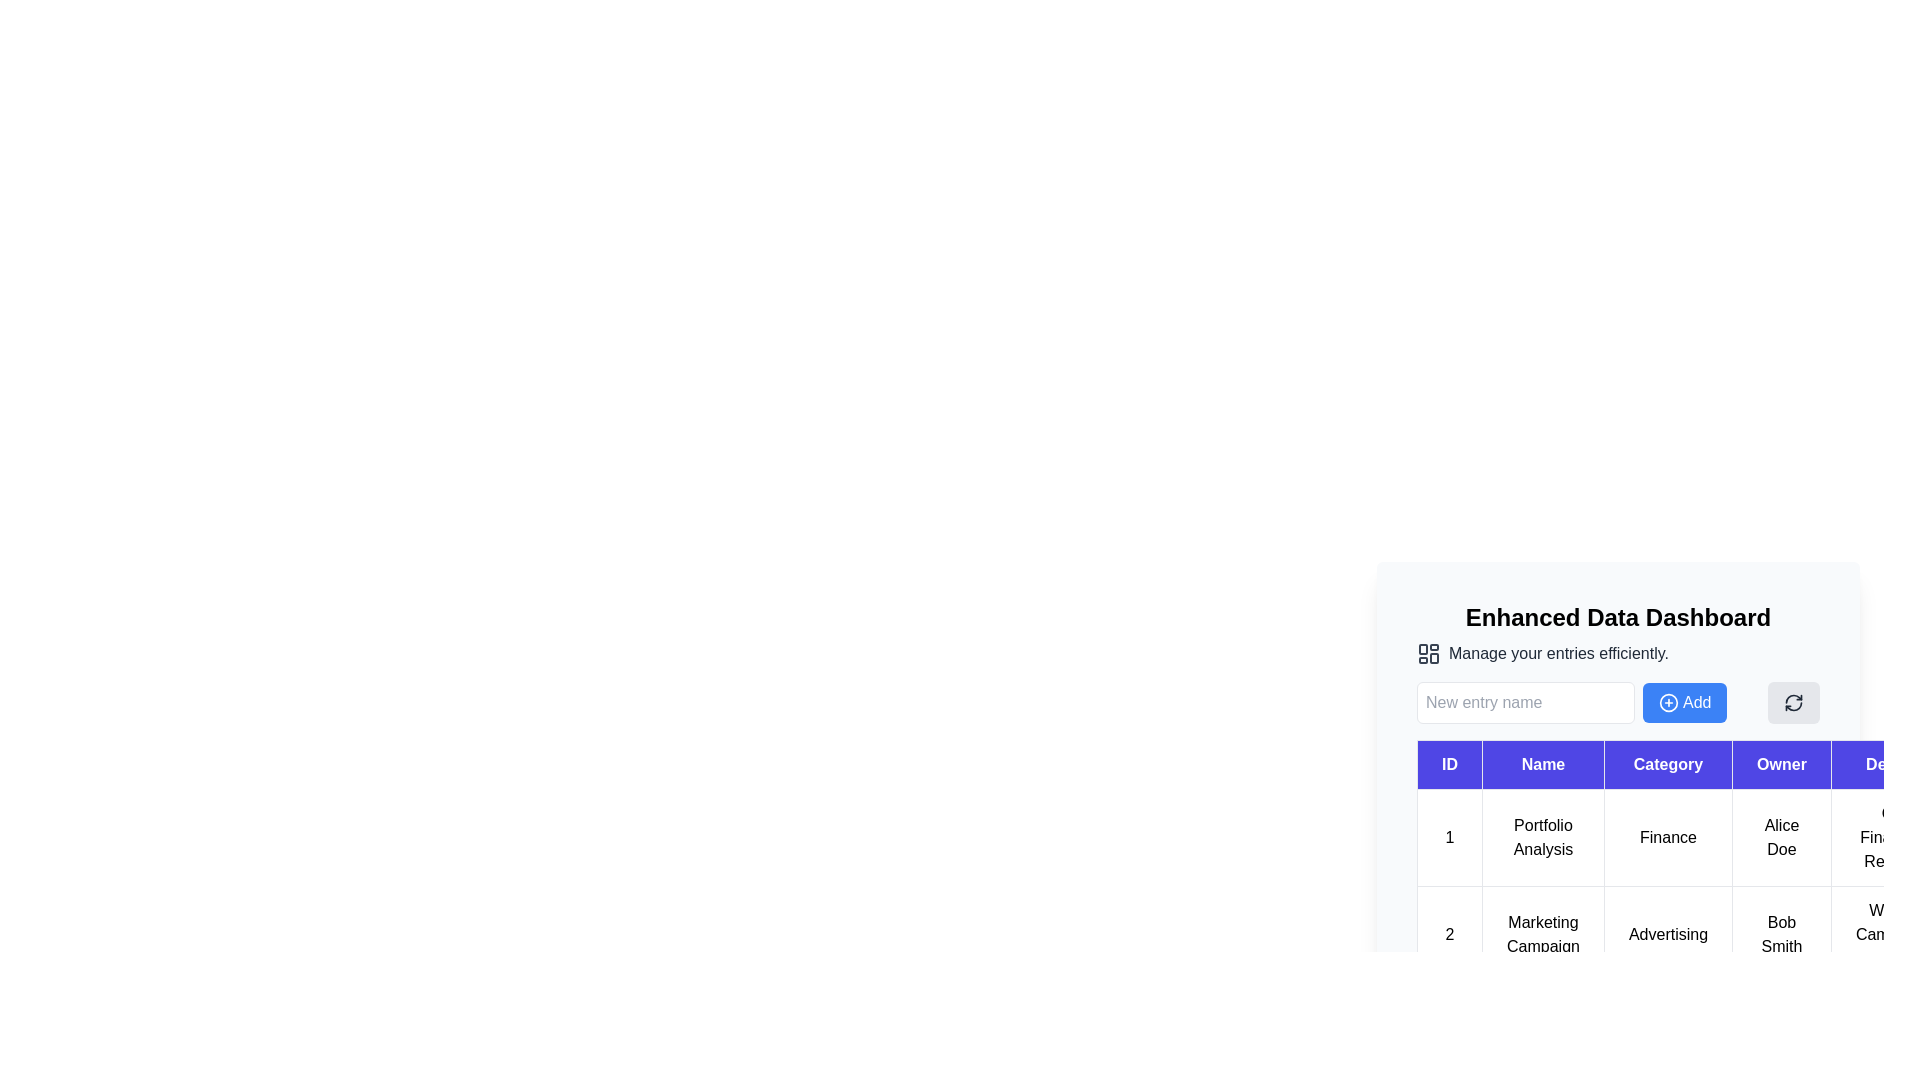  Describe the element at coordinates (1669, 701) in the screenshot. I see `the decorative SVG circle that serves as the base for the 'Add' button, located in the top center-right portion of the interface` at that location.